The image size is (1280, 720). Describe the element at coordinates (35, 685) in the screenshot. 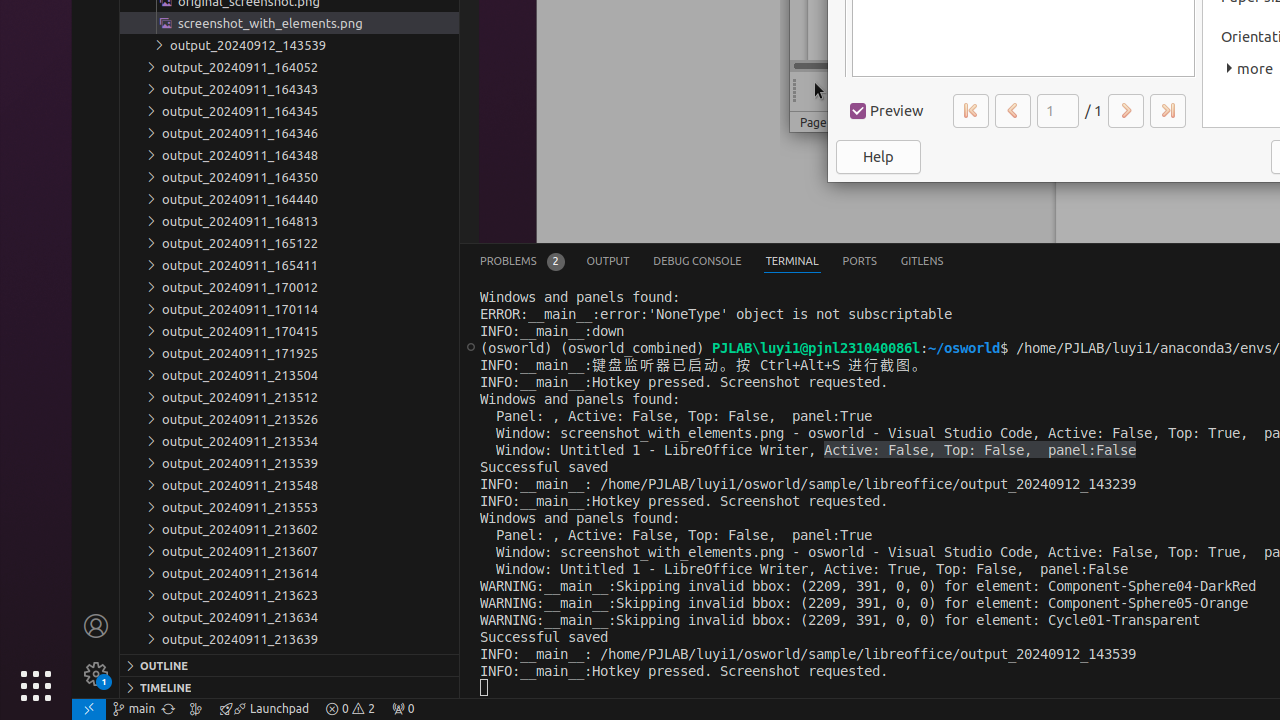

I see `'Show Applications'` at that location.